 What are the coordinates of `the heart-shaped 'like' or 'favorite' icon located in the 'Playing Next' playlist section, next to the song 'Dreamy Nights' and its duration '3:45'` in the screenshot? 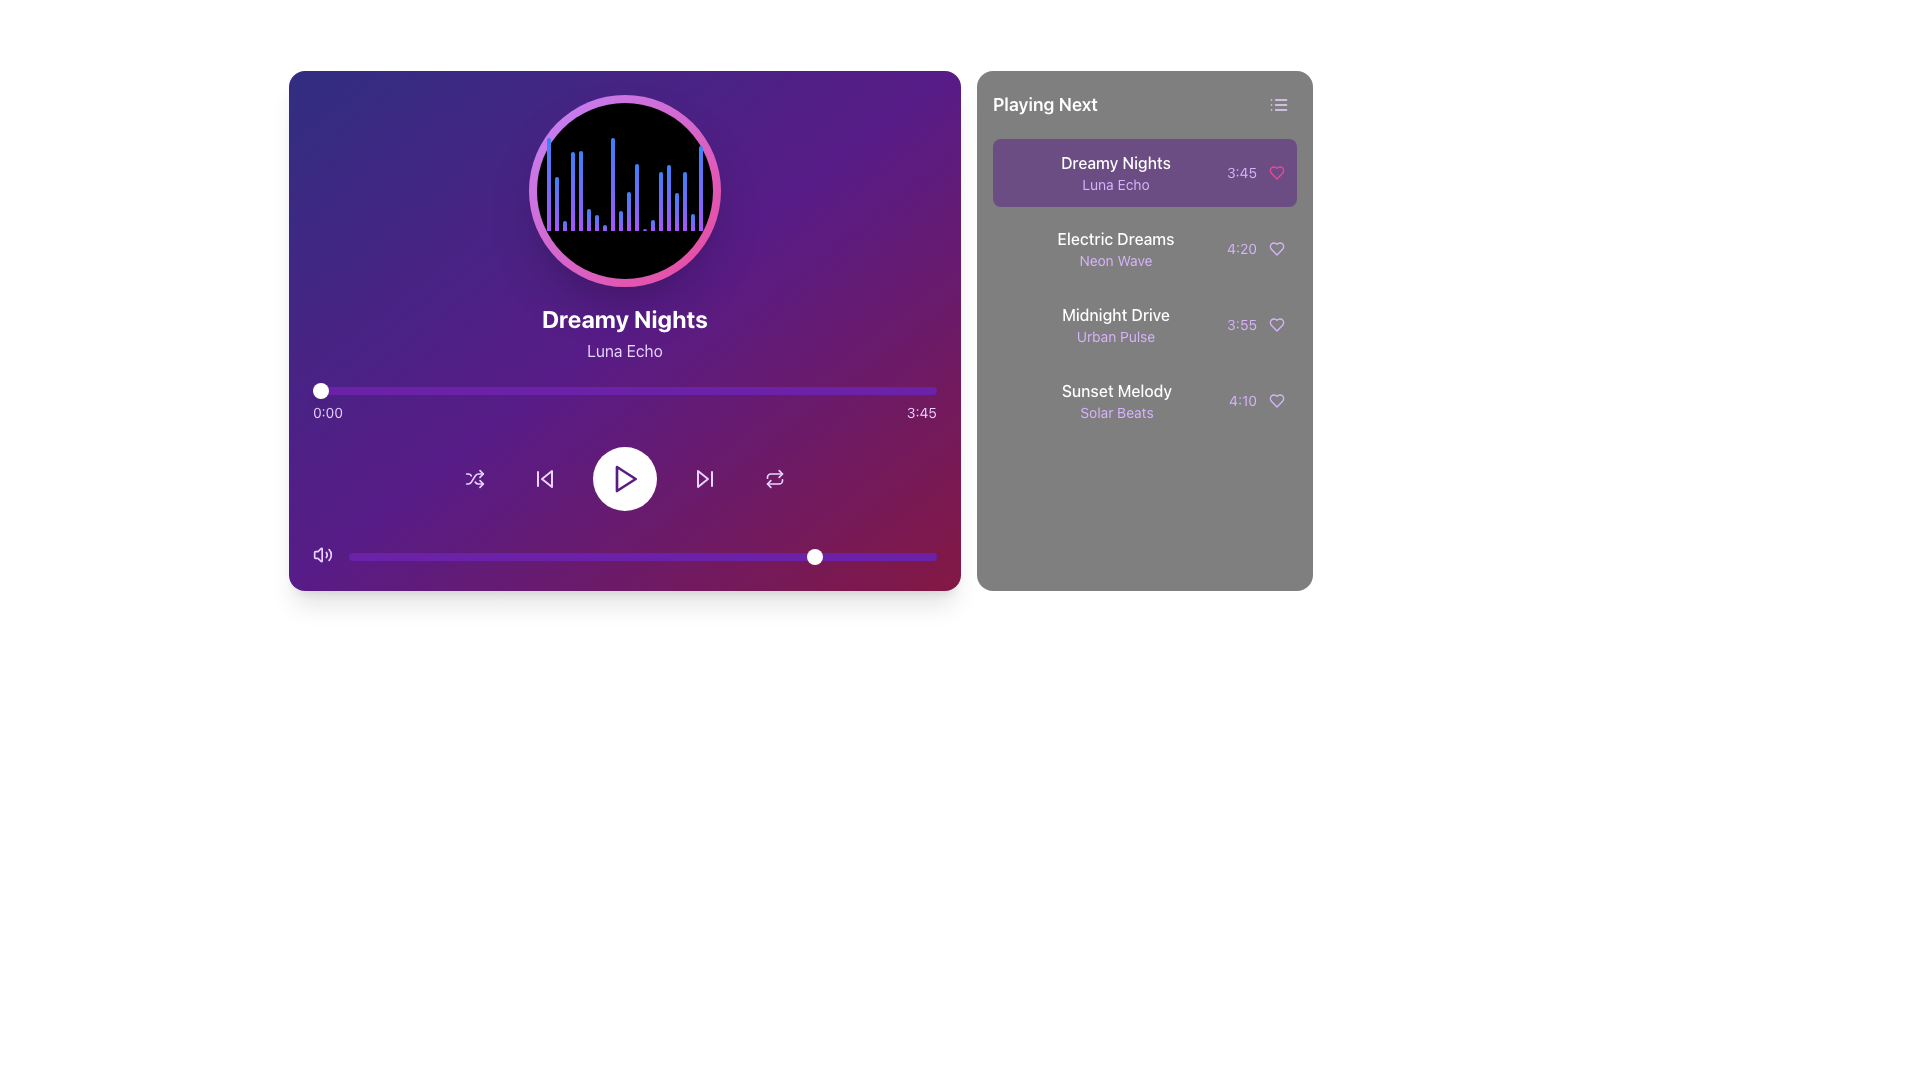 It's located at (1275, 172).